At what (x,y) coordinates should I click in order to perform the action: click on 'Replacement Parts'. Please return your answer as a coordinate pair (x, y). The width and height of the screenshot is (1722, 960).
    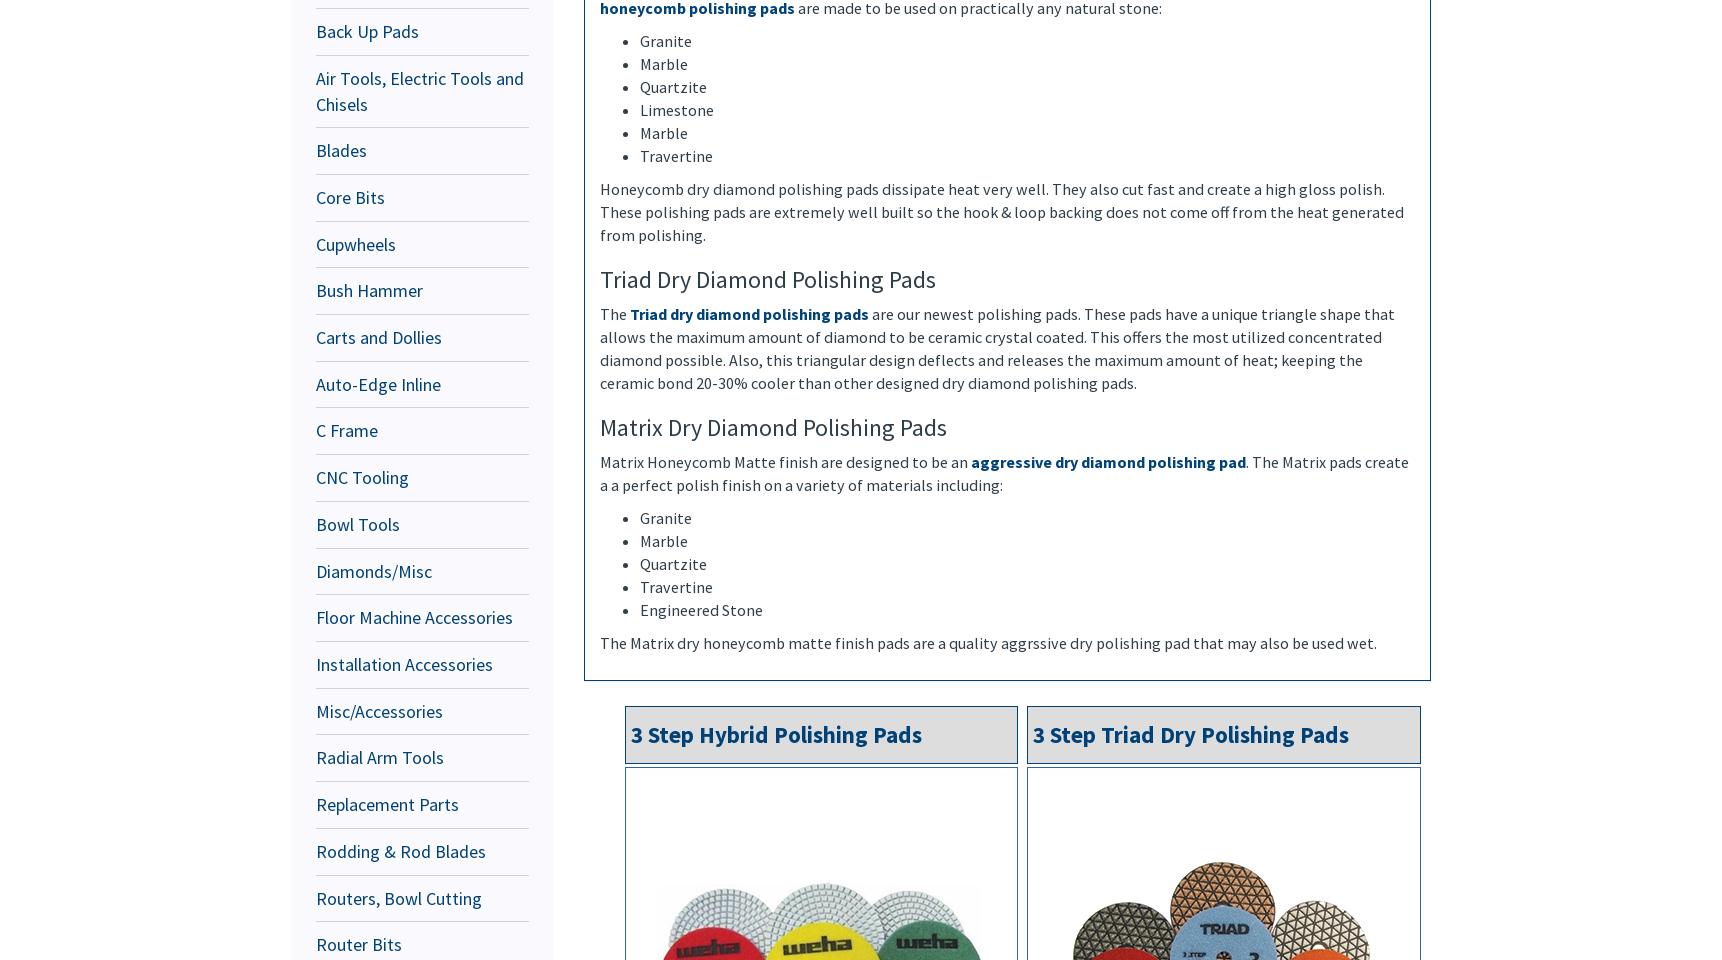
    Looking at the image, I should click on (387, 804).